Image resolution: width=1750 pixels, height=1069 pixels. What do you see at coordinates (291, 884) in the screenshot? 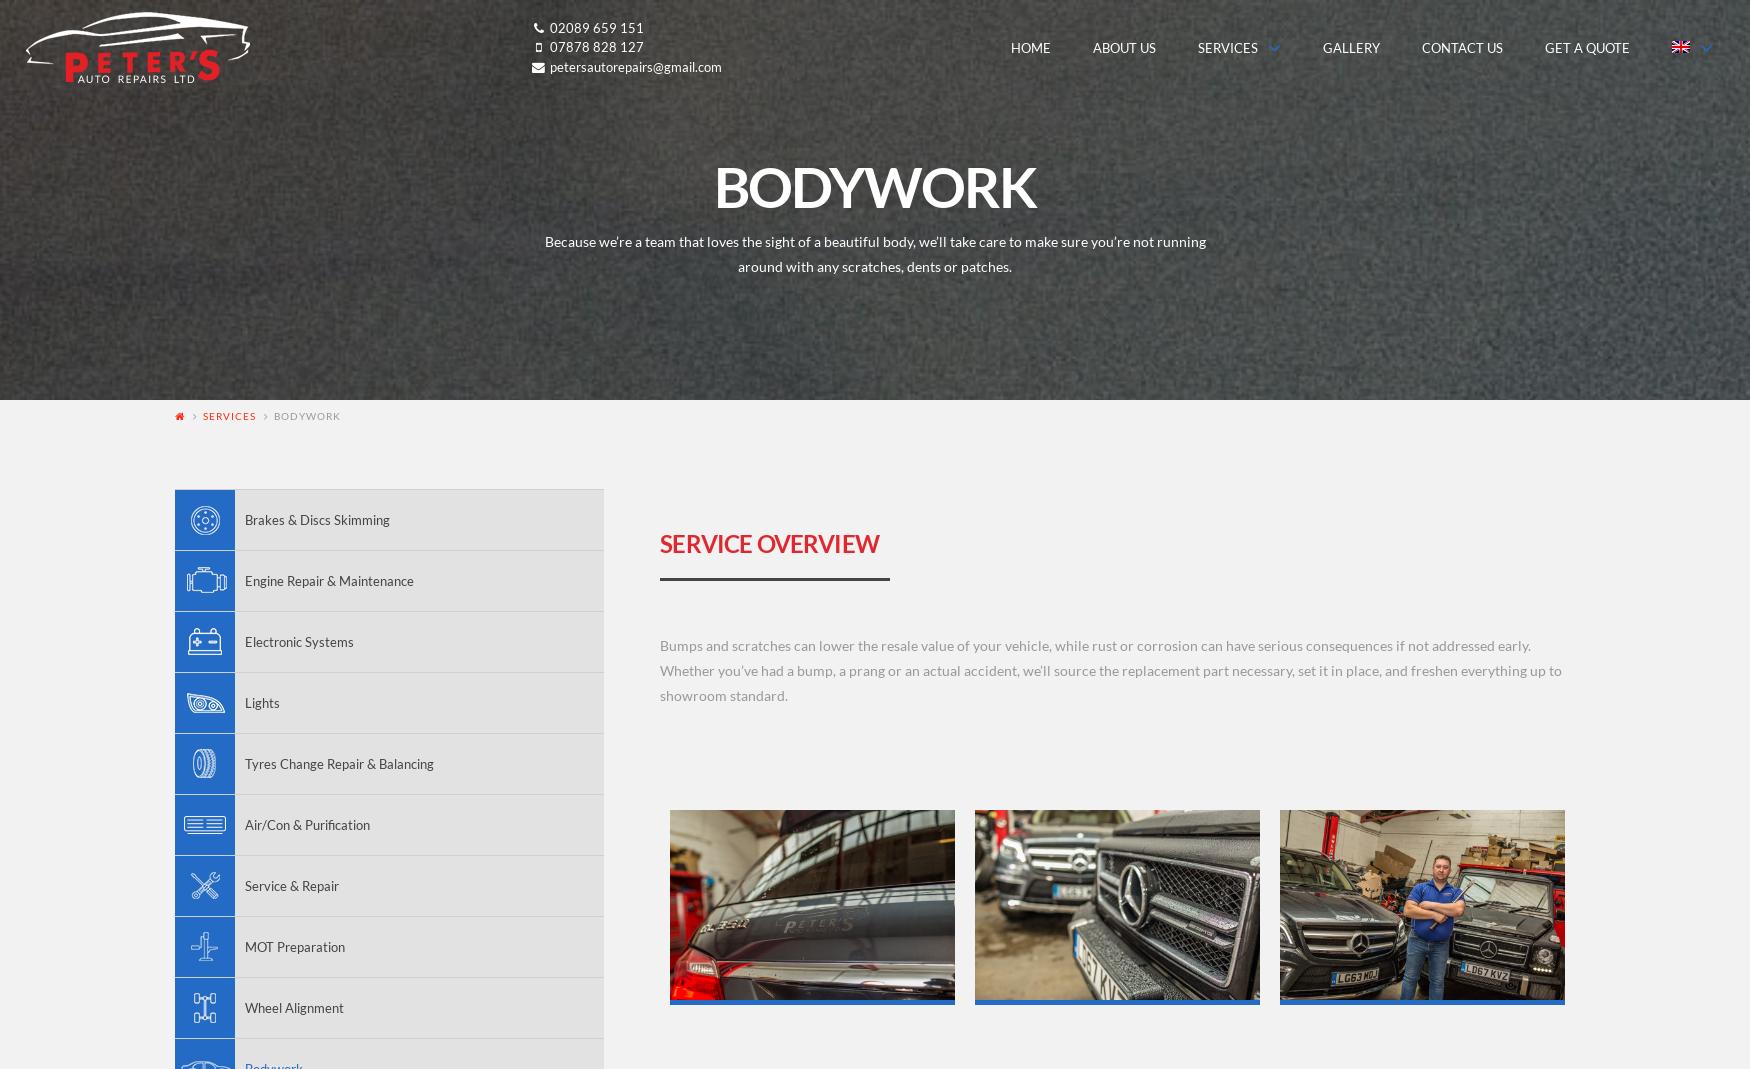
I see `'Service & Repair'` at bounding box center [291, 884].